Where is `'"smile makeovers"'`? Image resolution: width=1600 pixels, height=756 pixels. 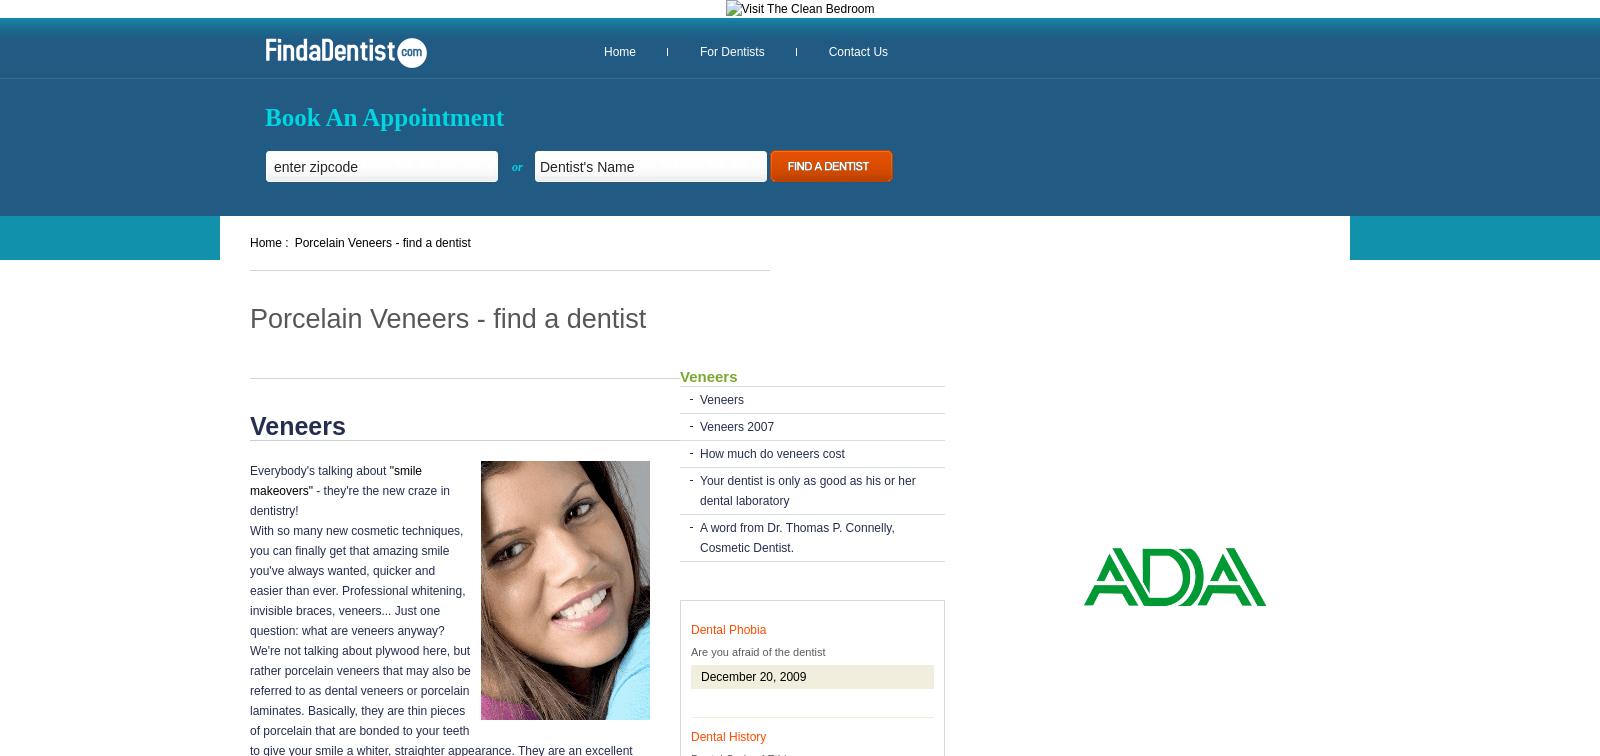 '"smile makeovers"' is located at coordinates (249, 480).